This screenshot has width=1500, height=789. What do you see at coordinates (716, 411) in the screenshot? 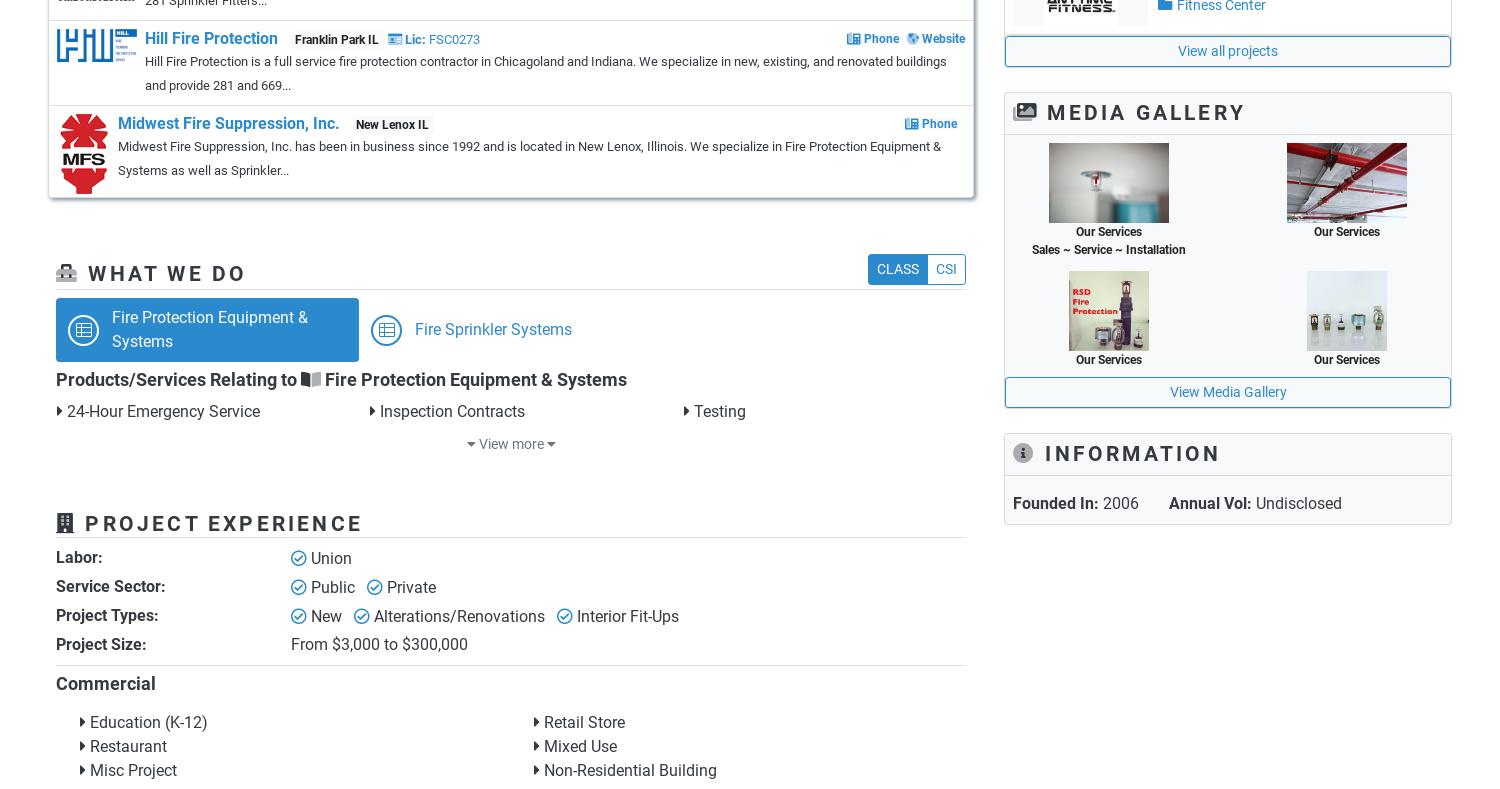
I see `'Testing'` at bounding box center [716, 411].